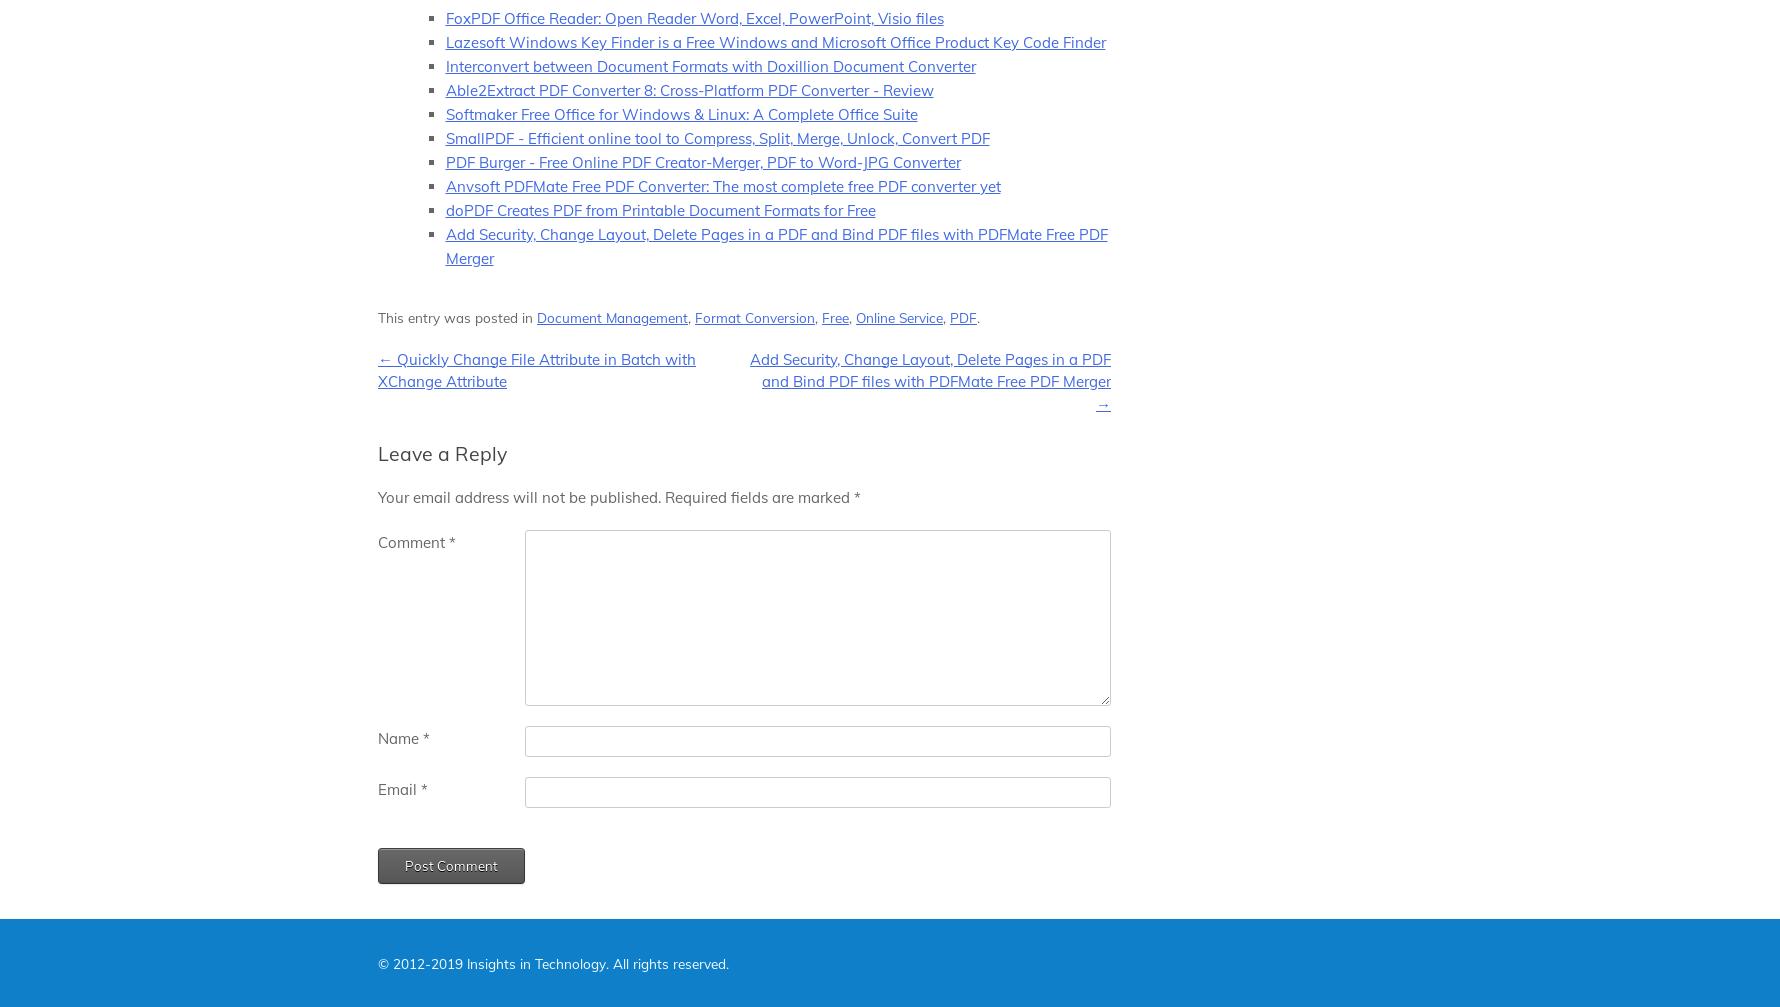 The image size is (1780, 1007). Describe the element at coordinates (701, 161) in the screenshot. I see `'PDF Burger - Free Online PDF Creator-Merger, PDF to Word-JPG Converter'` at that location.